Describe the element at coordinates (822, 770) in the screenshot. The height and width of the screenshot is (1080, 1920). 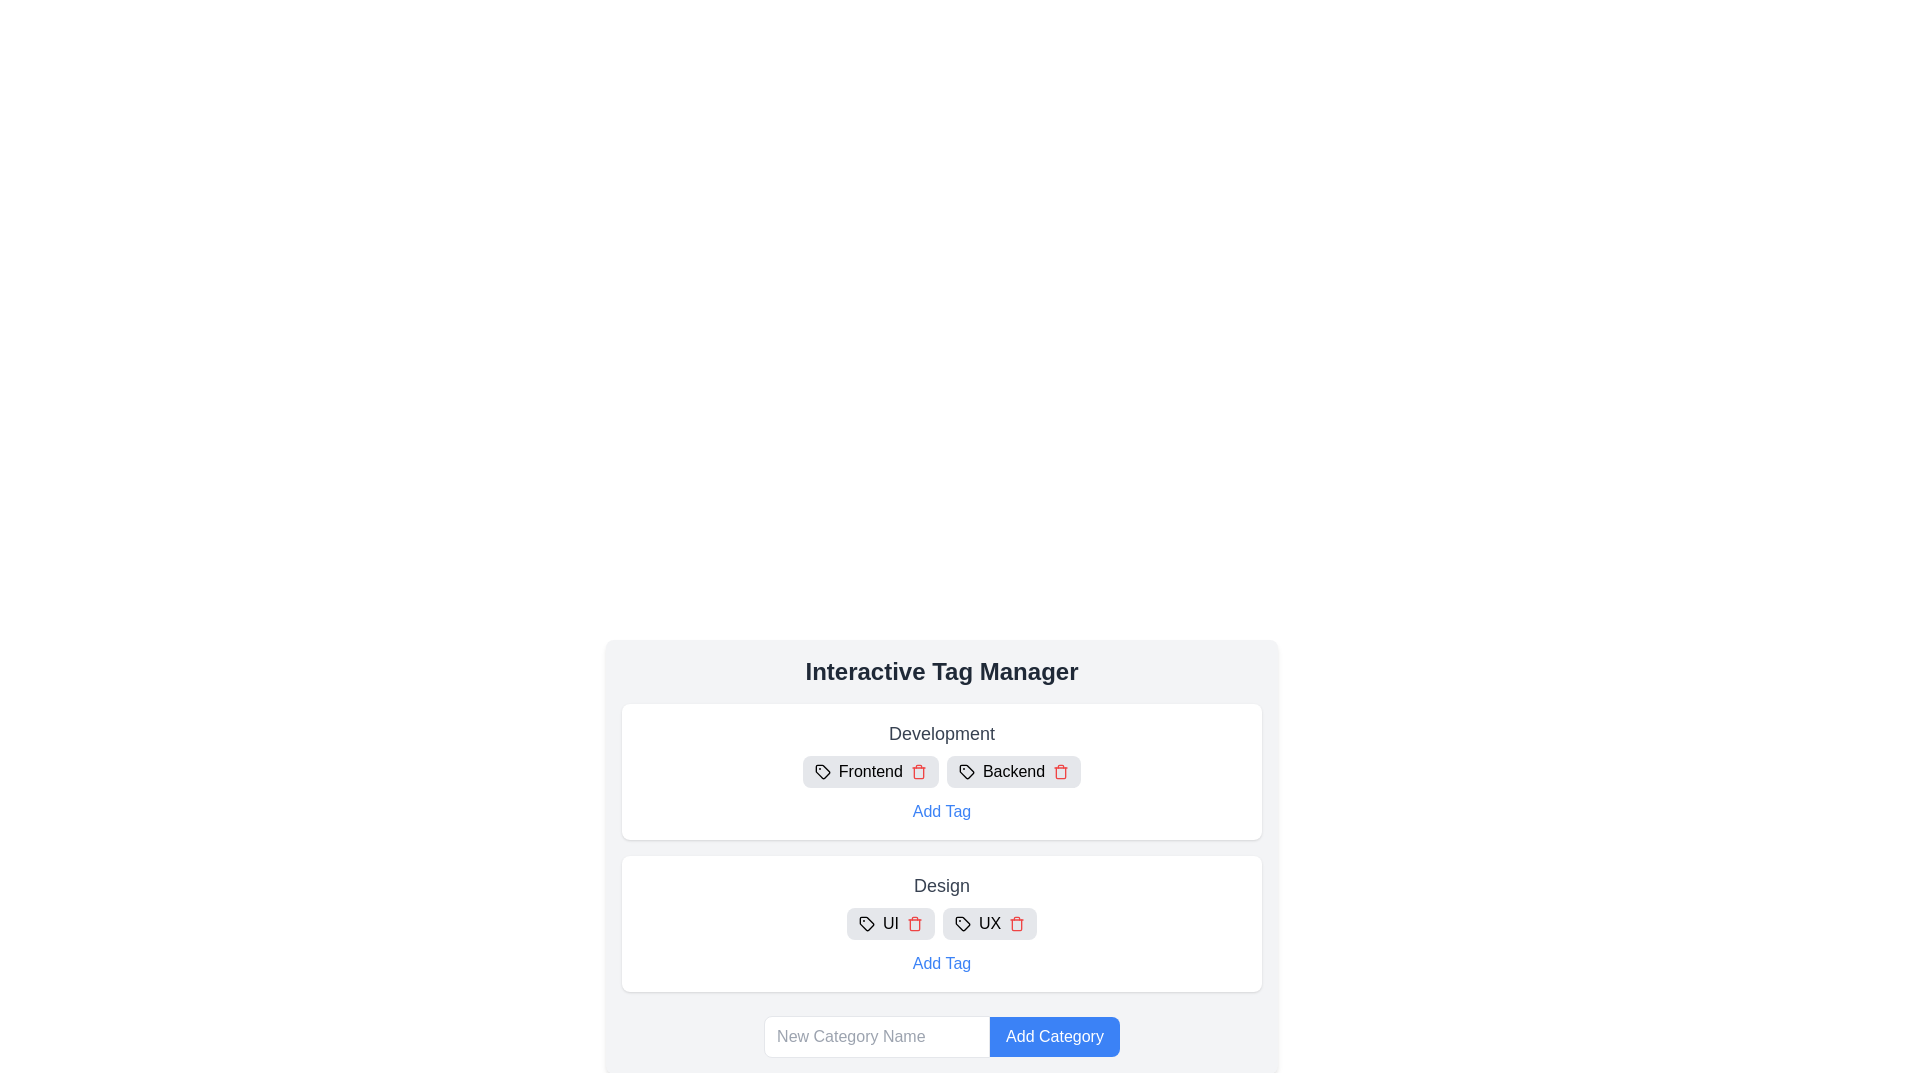
I see `the SVG tag icon located next to the 'Frontend' label in the 'Development' section` at that location.